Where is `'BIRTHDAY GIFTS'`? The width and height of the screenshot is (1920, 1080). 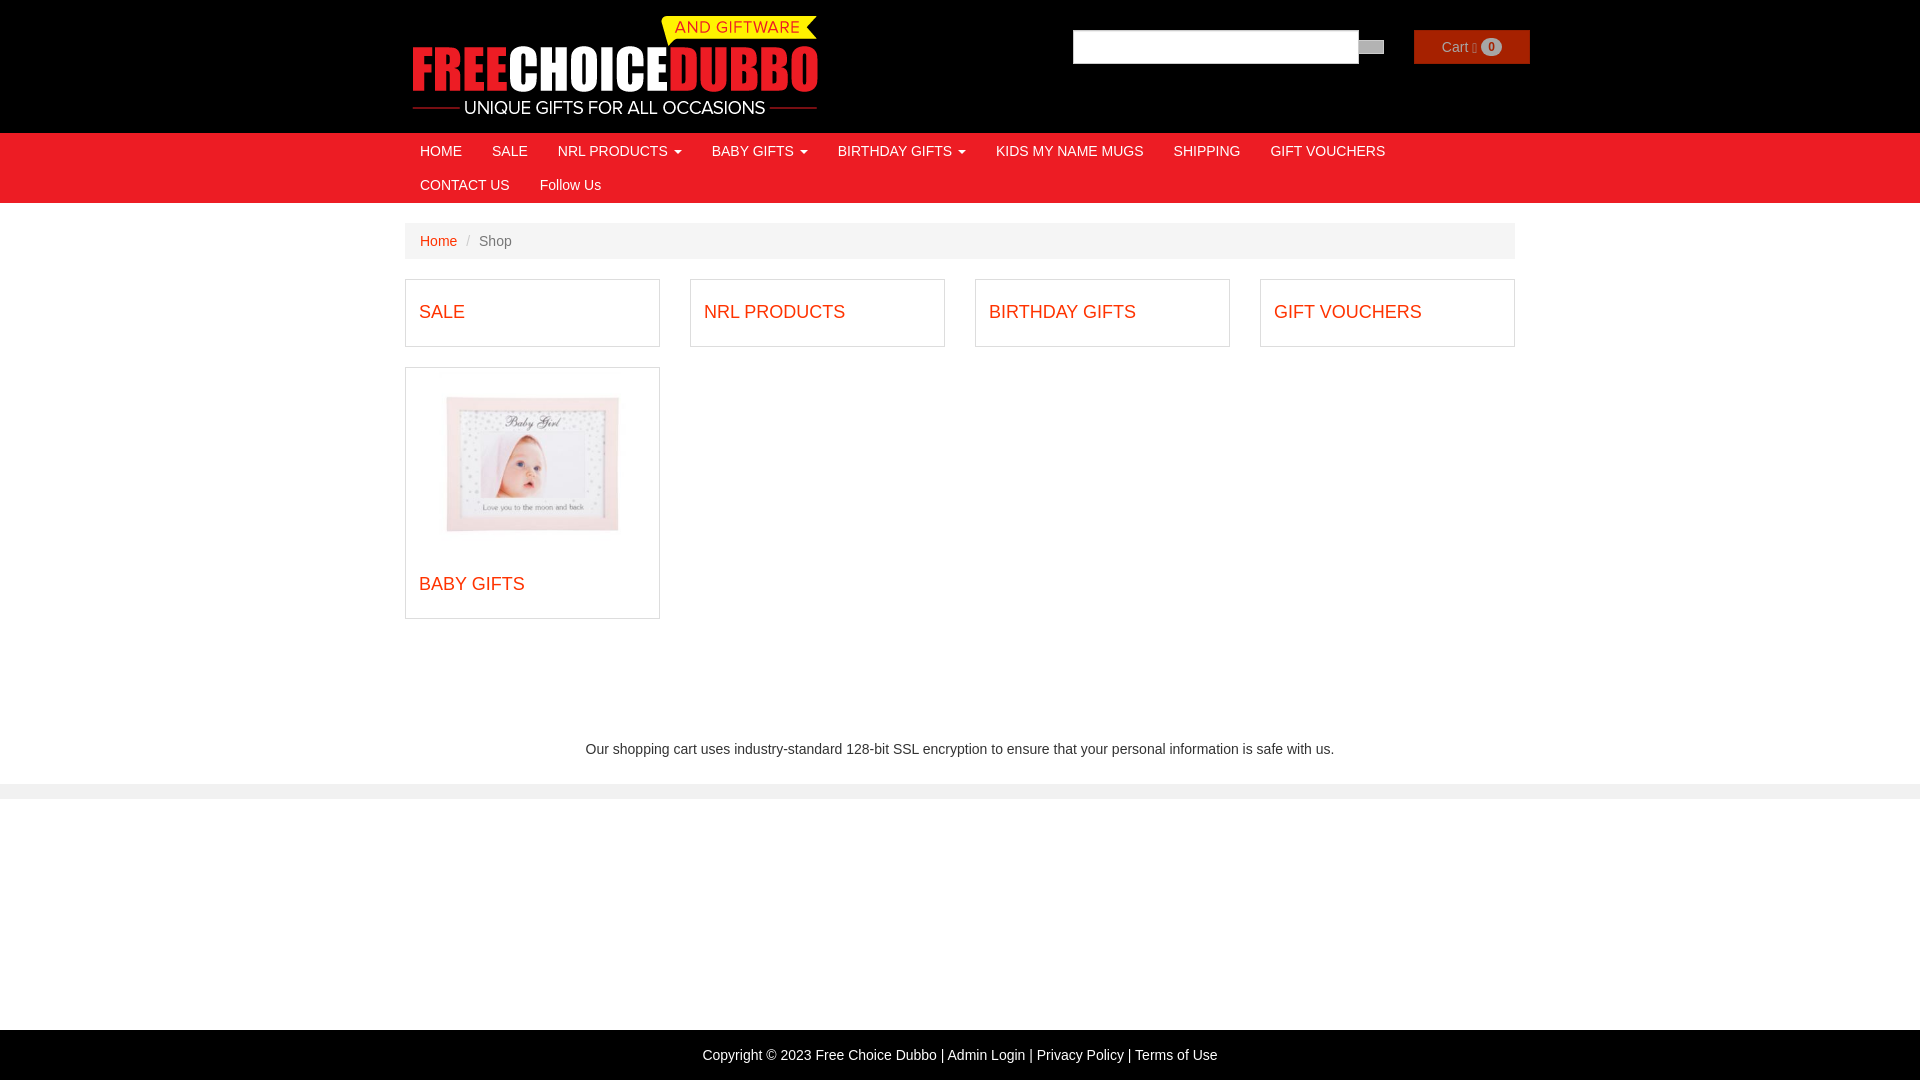 'BIRTHDAY GIFTS' is located at coordinates (901, 149).